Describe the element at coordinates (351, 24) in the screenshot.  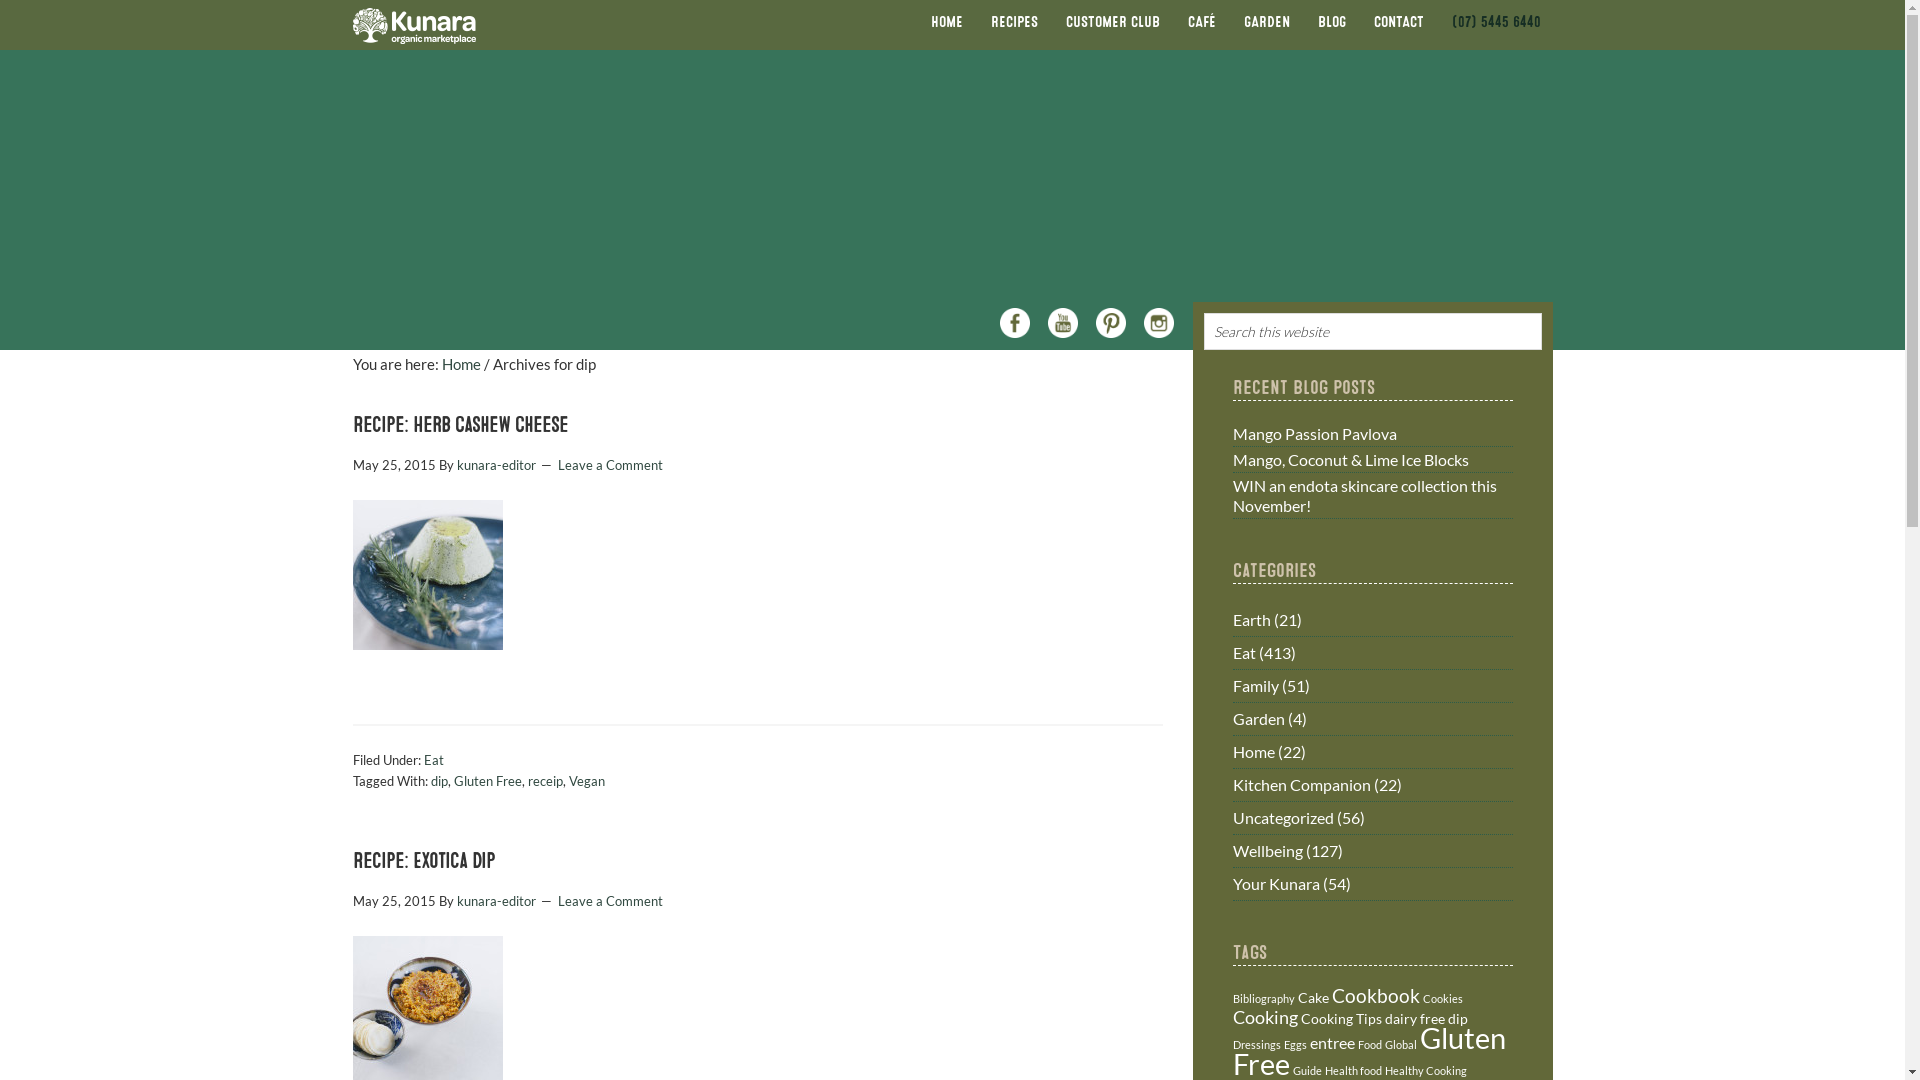
I see `'Kunara'` at that location.